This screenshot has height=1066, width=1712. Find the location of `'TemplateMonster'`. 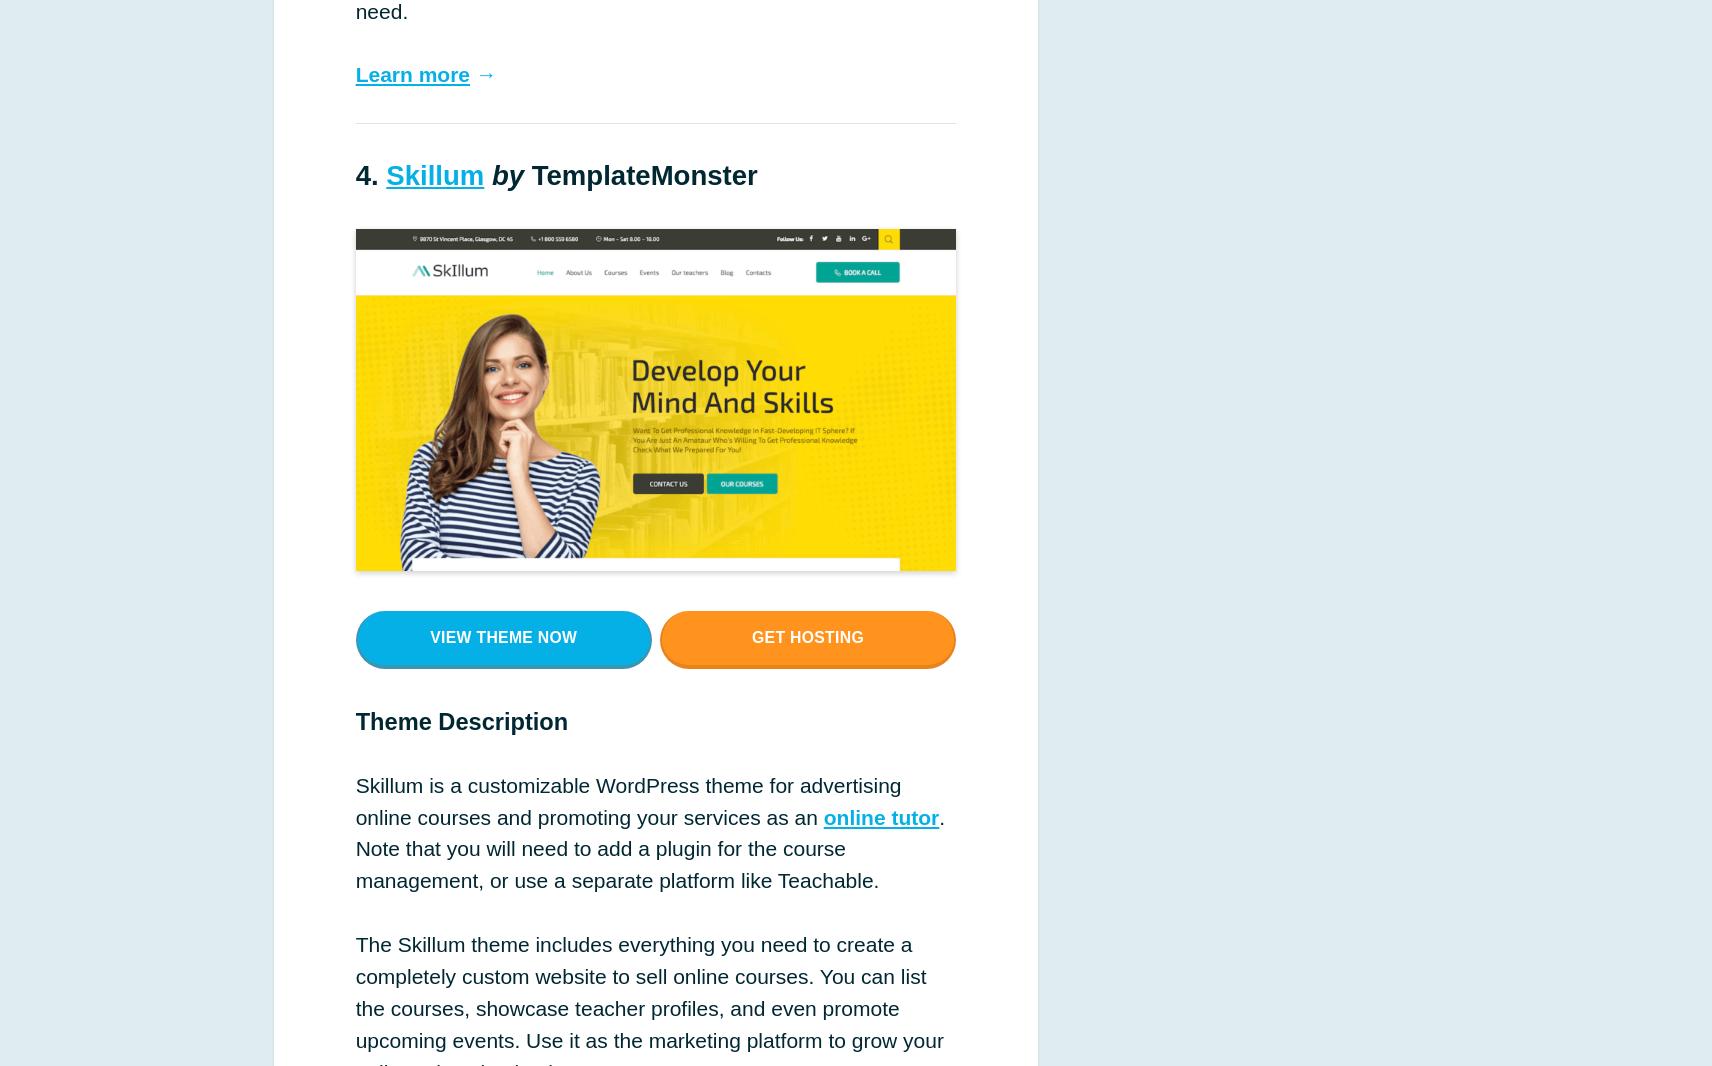

'TemplateMonster' is located at coordinates (639, 174).